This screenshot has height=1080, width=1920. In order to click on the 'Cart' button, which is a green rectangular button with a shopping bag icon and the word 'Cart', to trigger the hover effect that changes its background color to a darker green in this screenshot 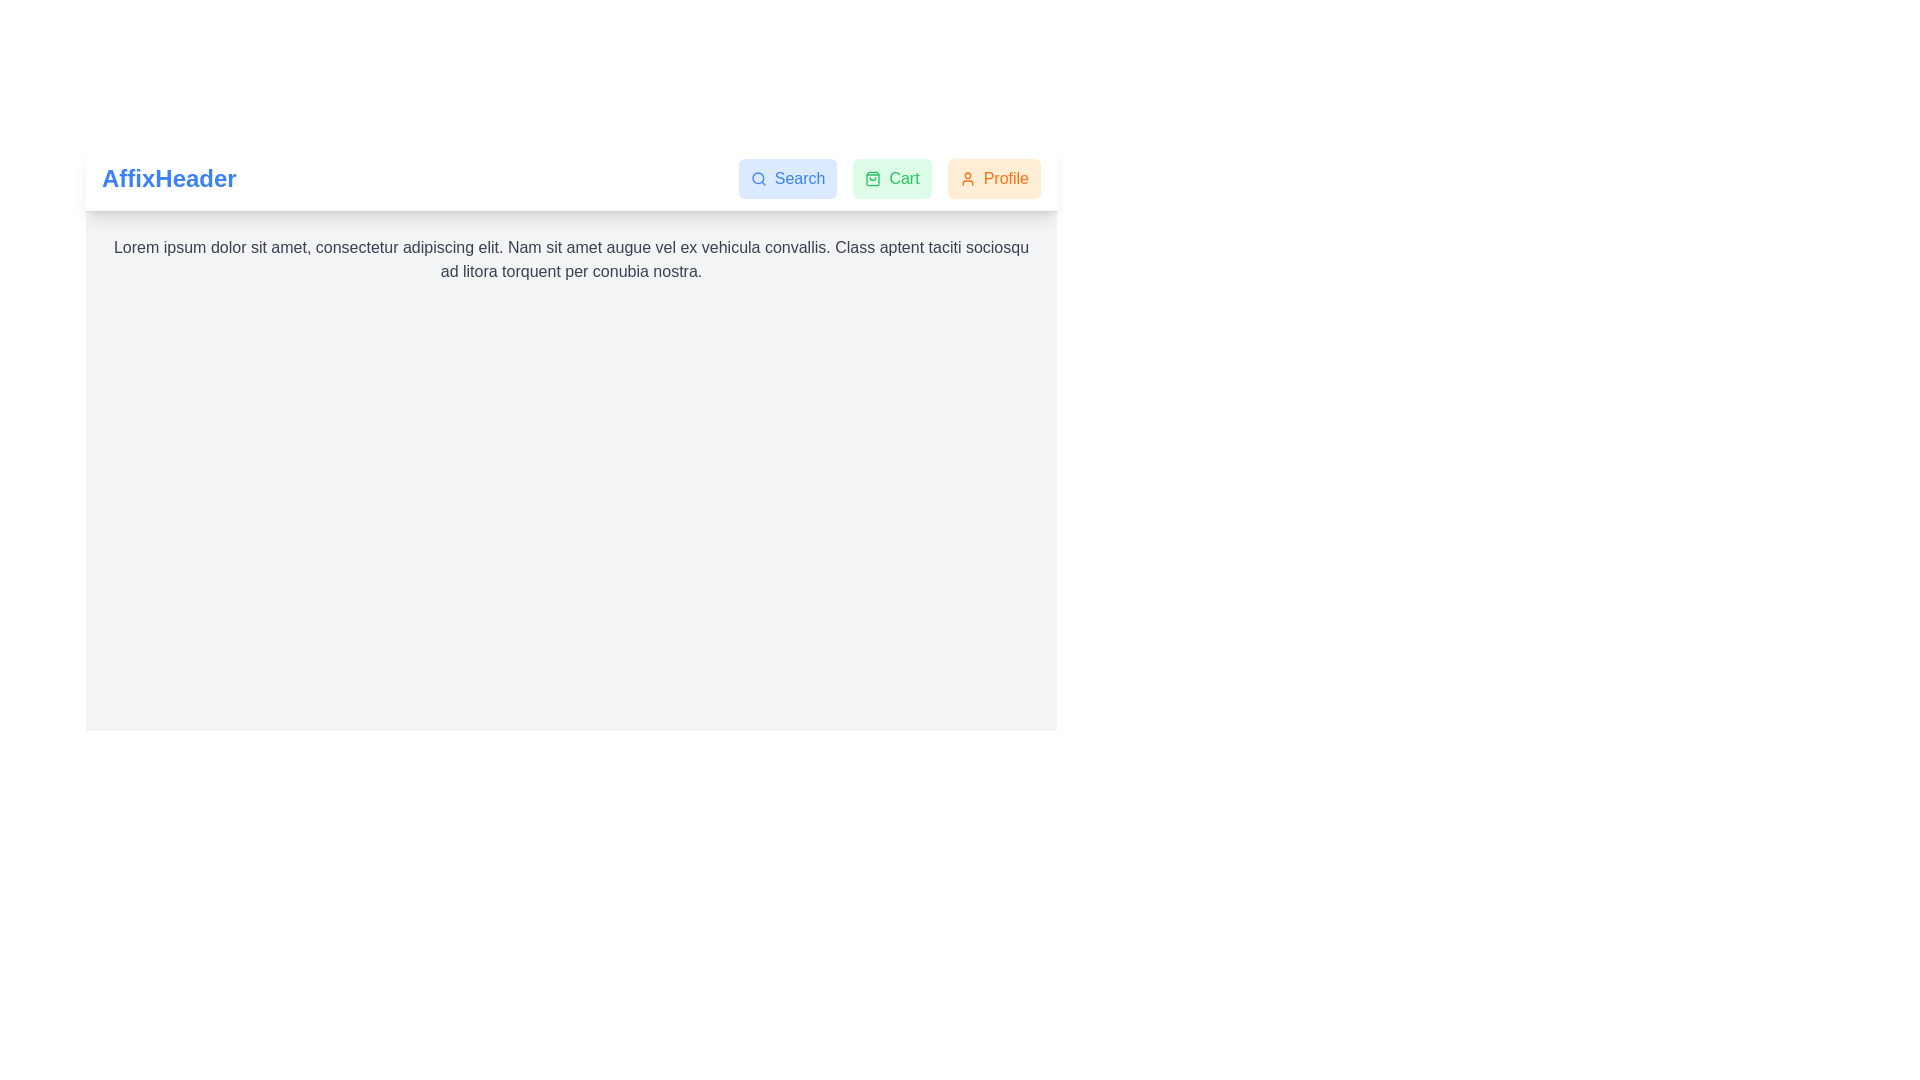, I will do `click(891, 177)`.